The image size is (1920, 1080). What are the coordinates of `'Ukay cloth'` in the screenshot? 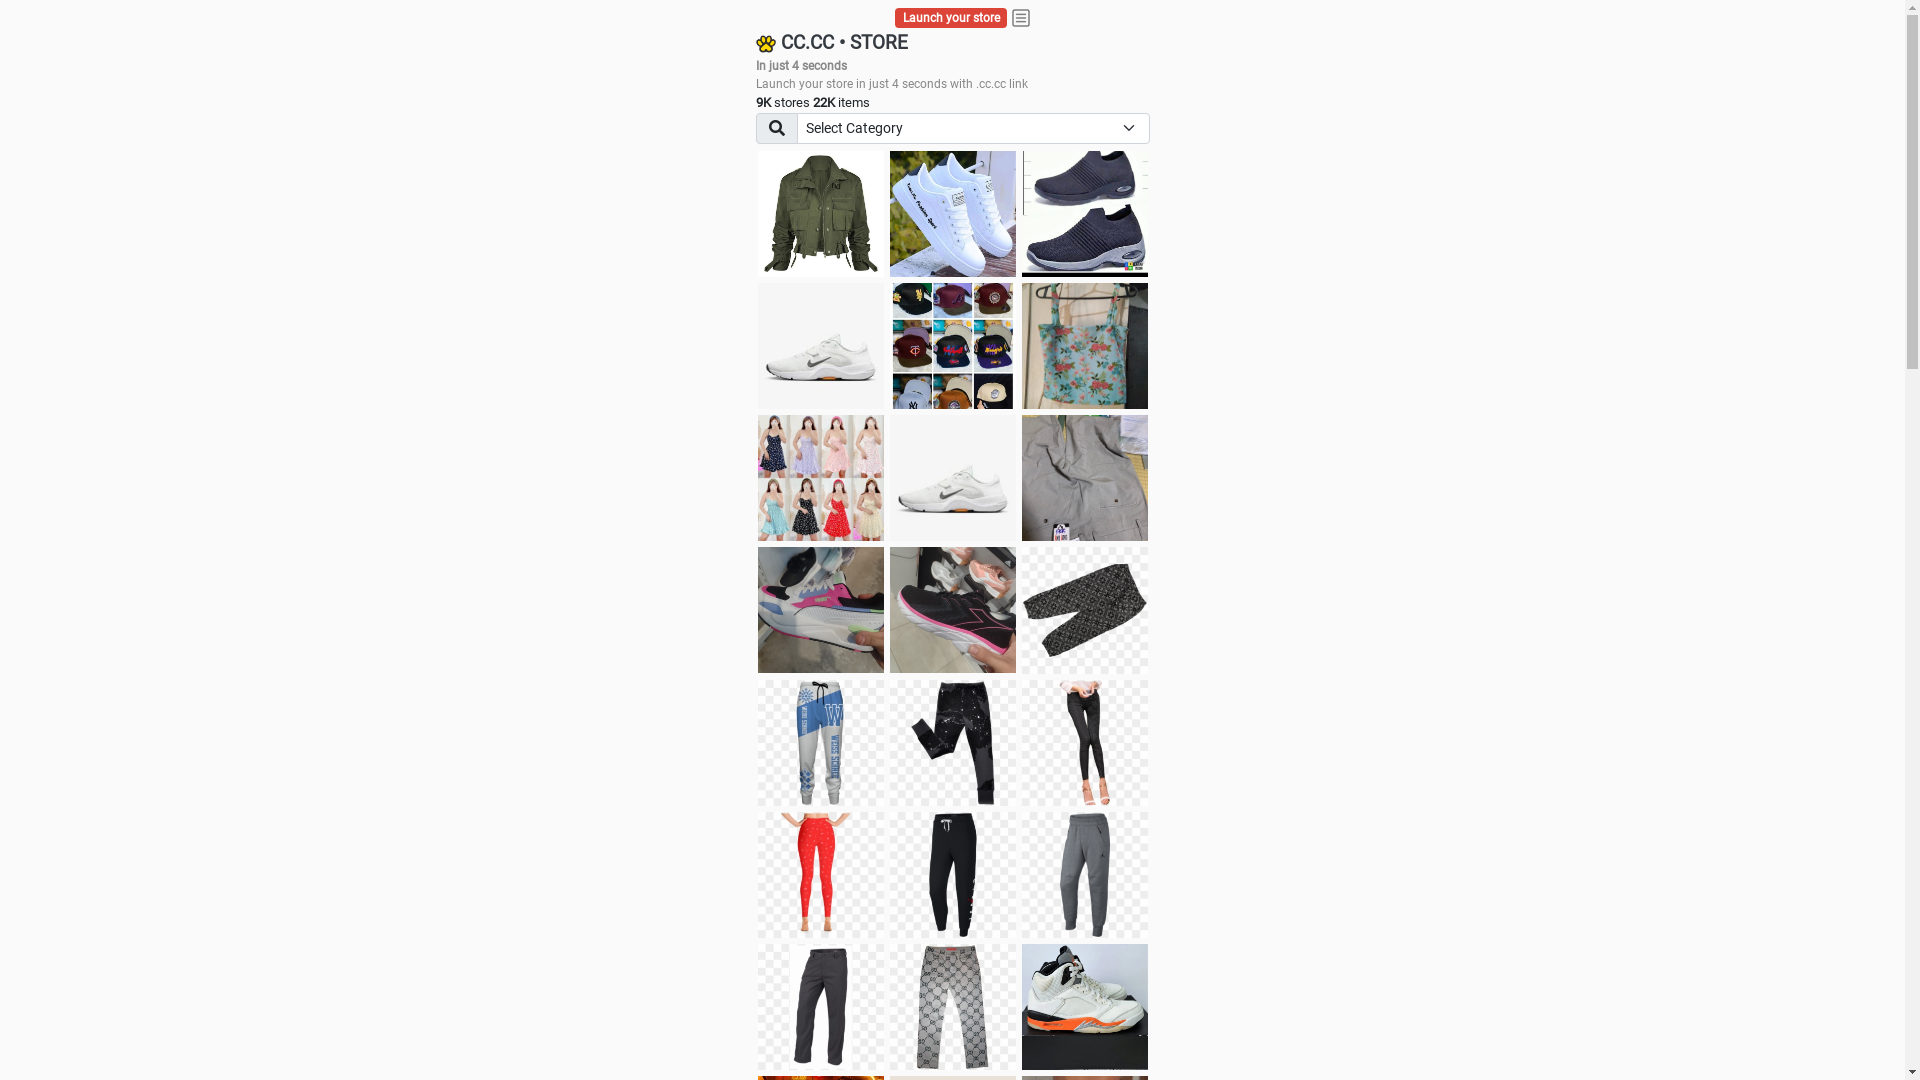 It's located at (1022, 345).